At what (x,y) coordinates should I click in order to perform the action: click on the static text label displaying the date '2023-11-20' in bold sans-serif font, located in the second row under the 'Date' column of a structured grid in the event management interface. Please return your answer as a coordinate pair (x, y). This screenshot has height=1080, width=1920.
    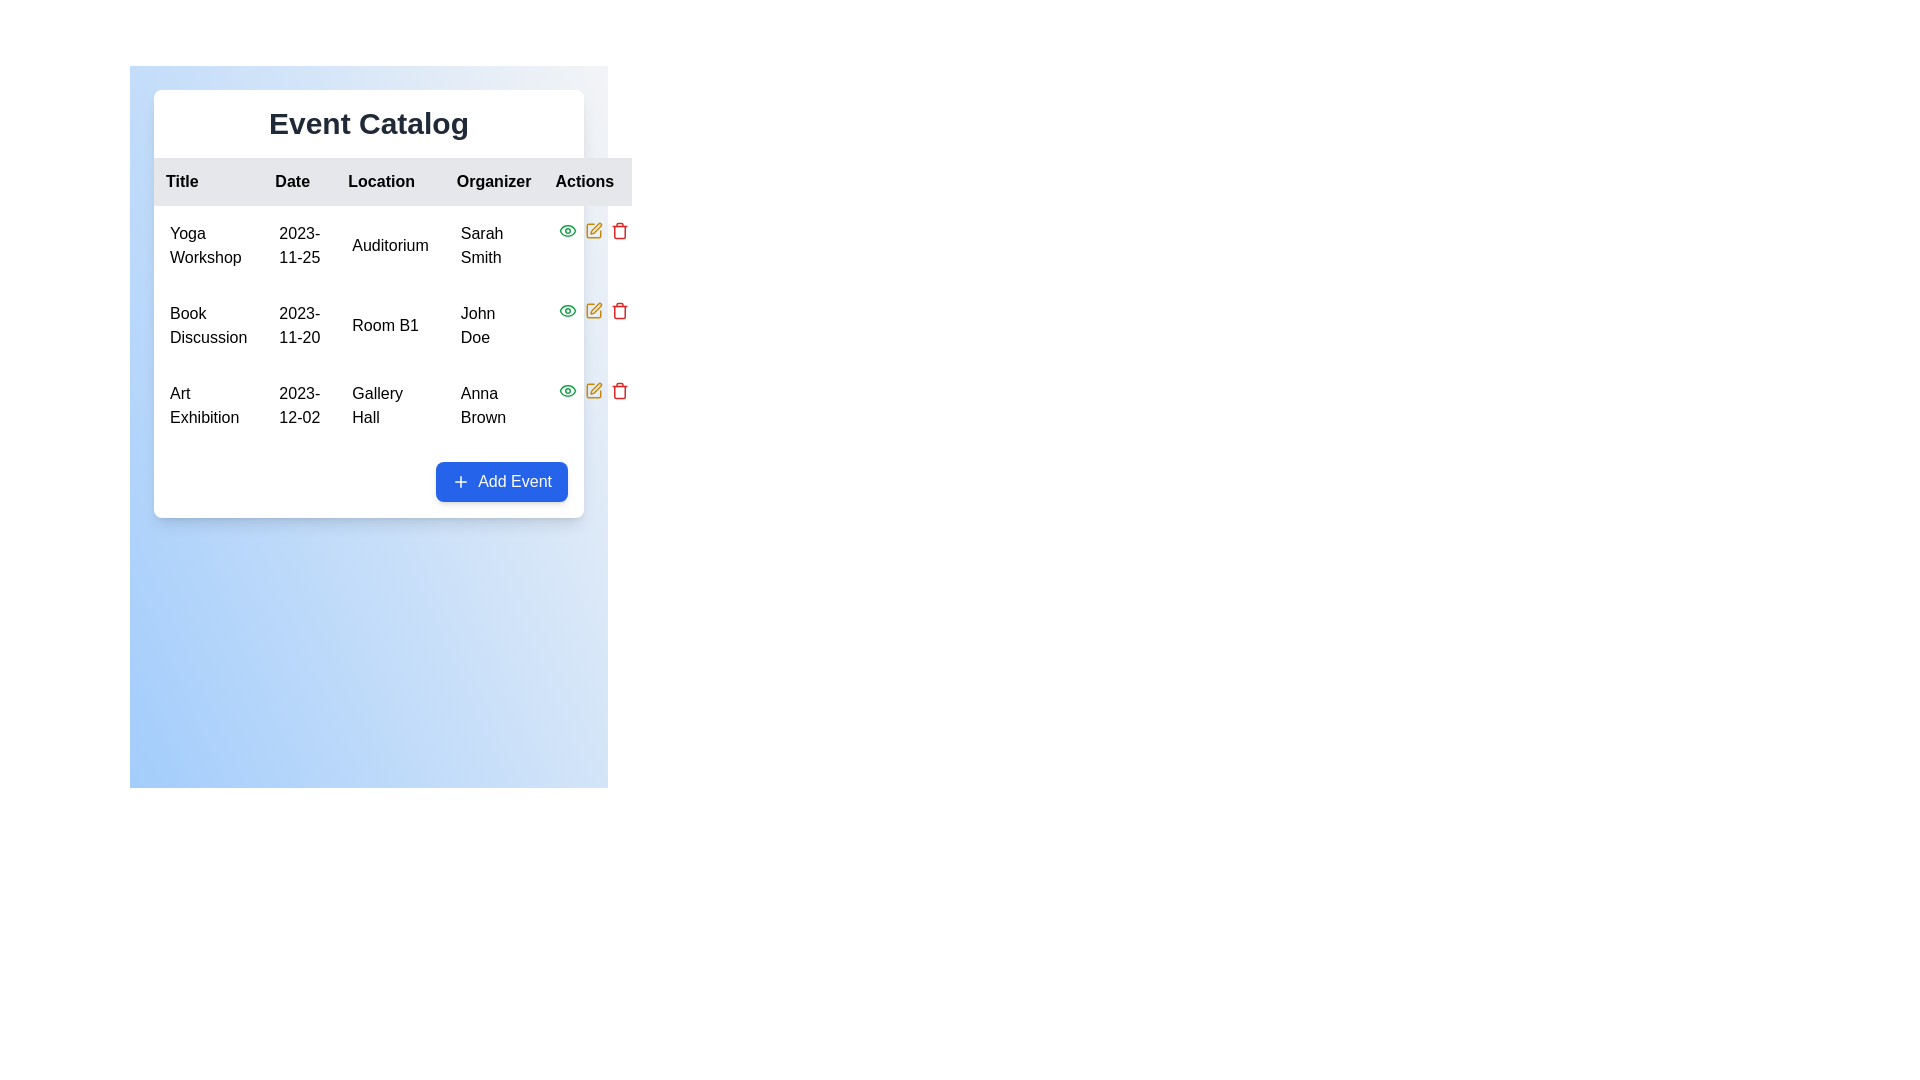
    Looking at the image, I should click on (298, 325).